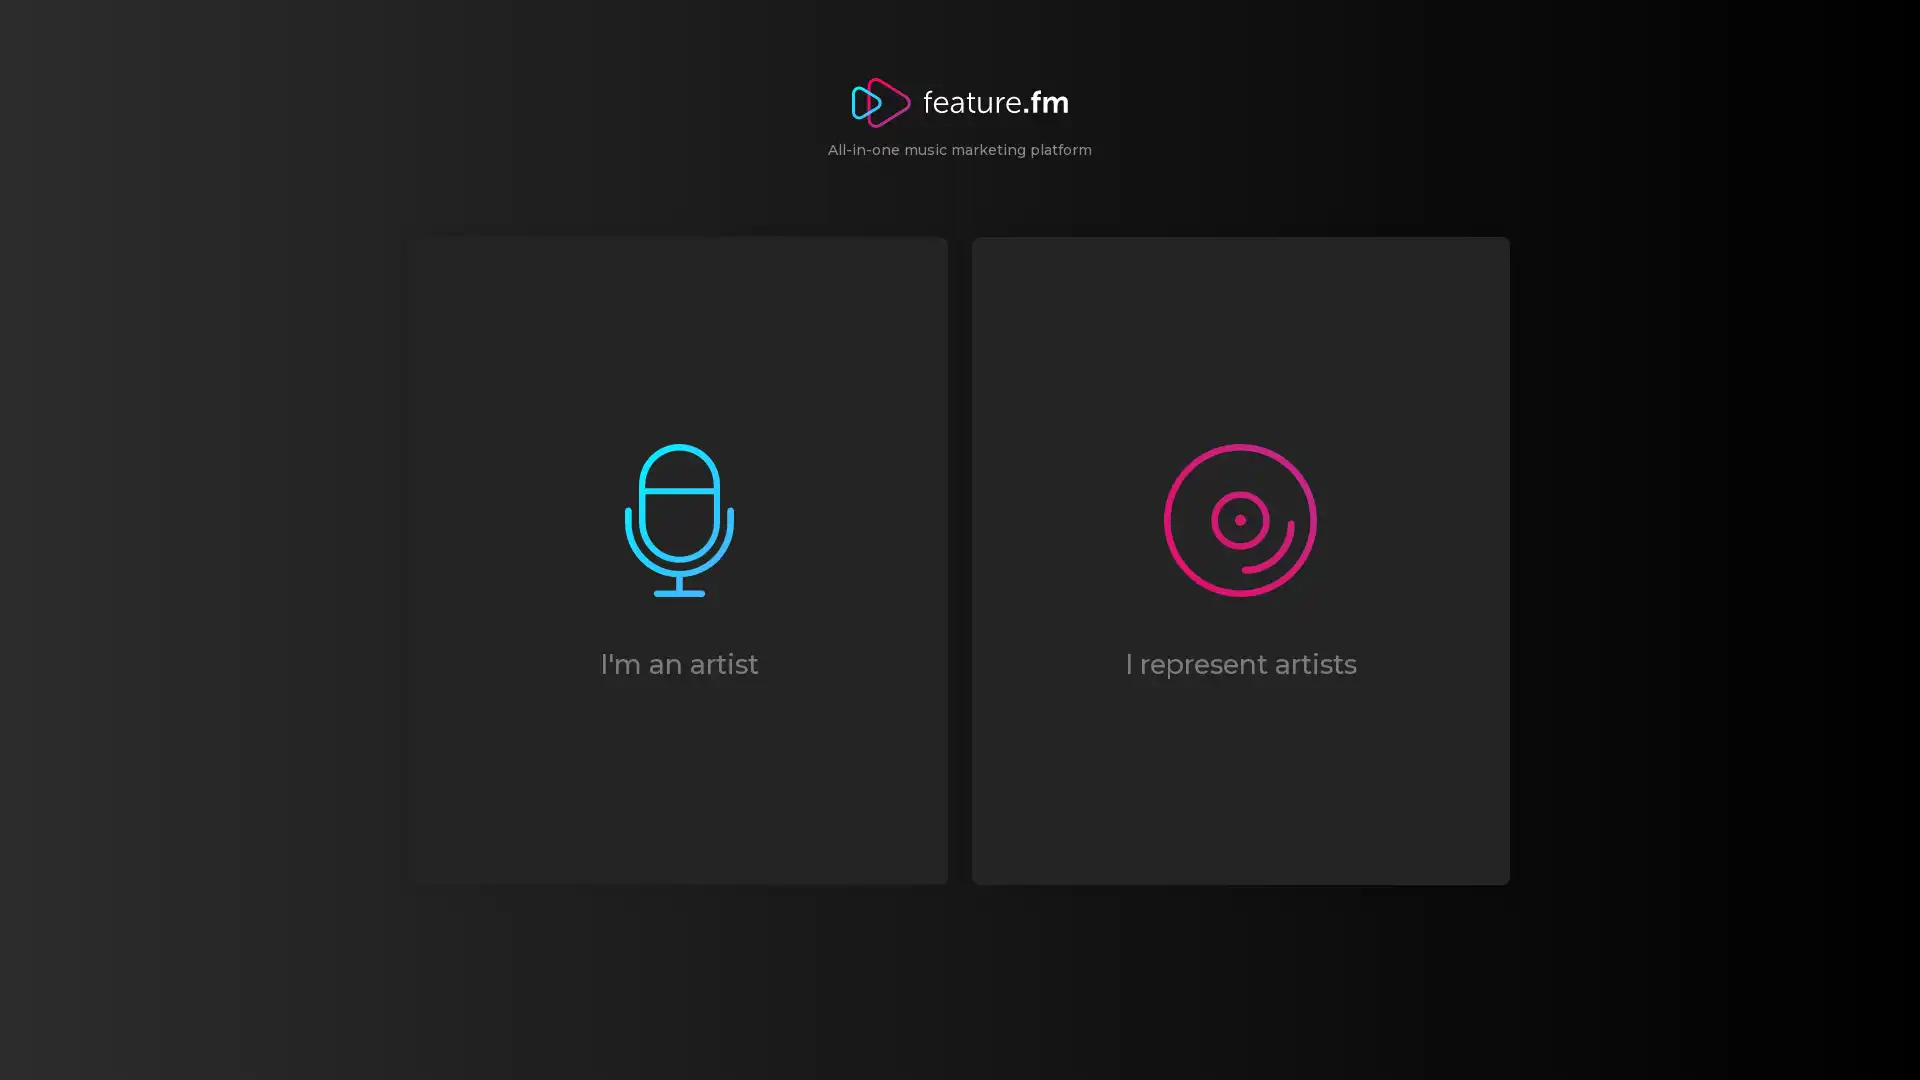  I want to click on I'm an artist, so click(678, 560).